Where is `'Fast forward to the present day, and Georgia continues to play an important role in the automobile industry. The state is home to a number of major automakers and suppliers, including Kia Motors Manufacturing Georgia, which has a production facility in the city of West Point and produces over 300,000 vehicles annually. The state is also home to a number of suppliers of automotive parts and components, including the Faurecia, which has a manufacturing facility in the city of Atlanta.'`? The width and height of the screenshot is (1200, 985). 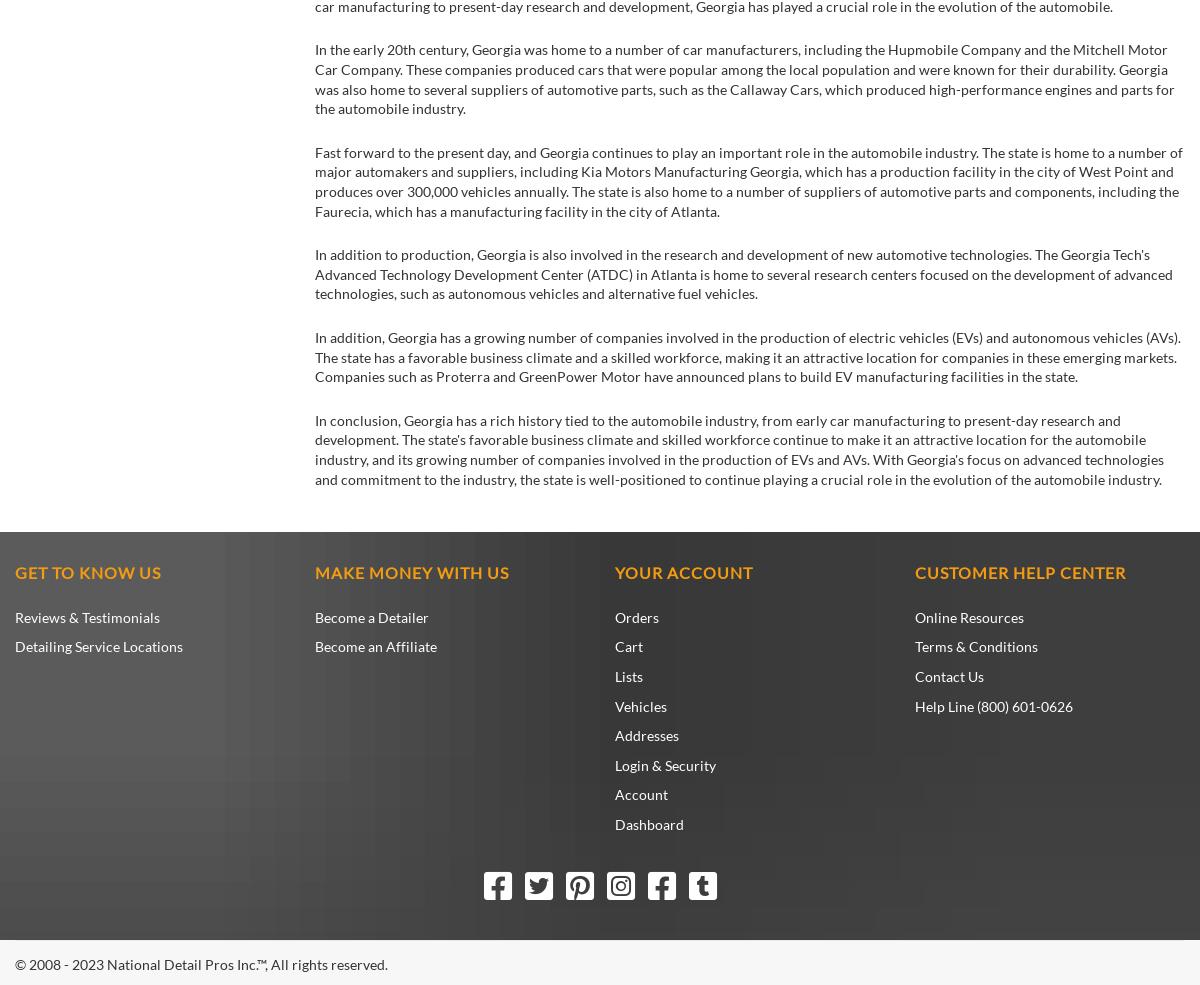
'Fast forward to the present day, and Georgia continues to play an important role in the automobile industry. The state is home to a number of major automakers and suppliers, including Kia Motors Manufacturing Georgia, which has a production facility in the city of West Point and produces over 300,000 vehicles annually. The state is also home to a number of suppliers of automotive parts and components, including the Faurecia, which has a manufacturing facility in the city of Atlanta.' is located at coordinates (749, 181).